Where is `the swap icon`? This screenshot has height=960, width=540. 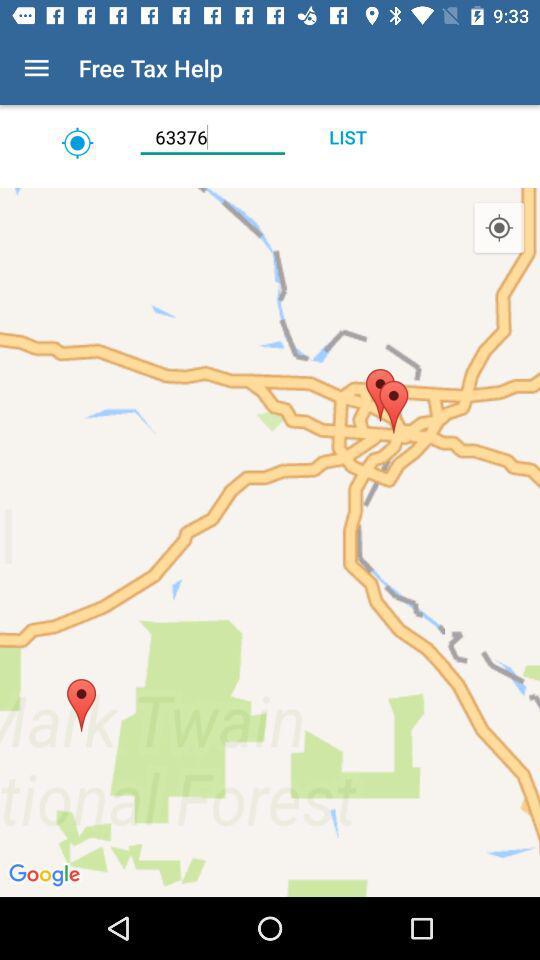 the swap icon is located at coordinates (76, 142).